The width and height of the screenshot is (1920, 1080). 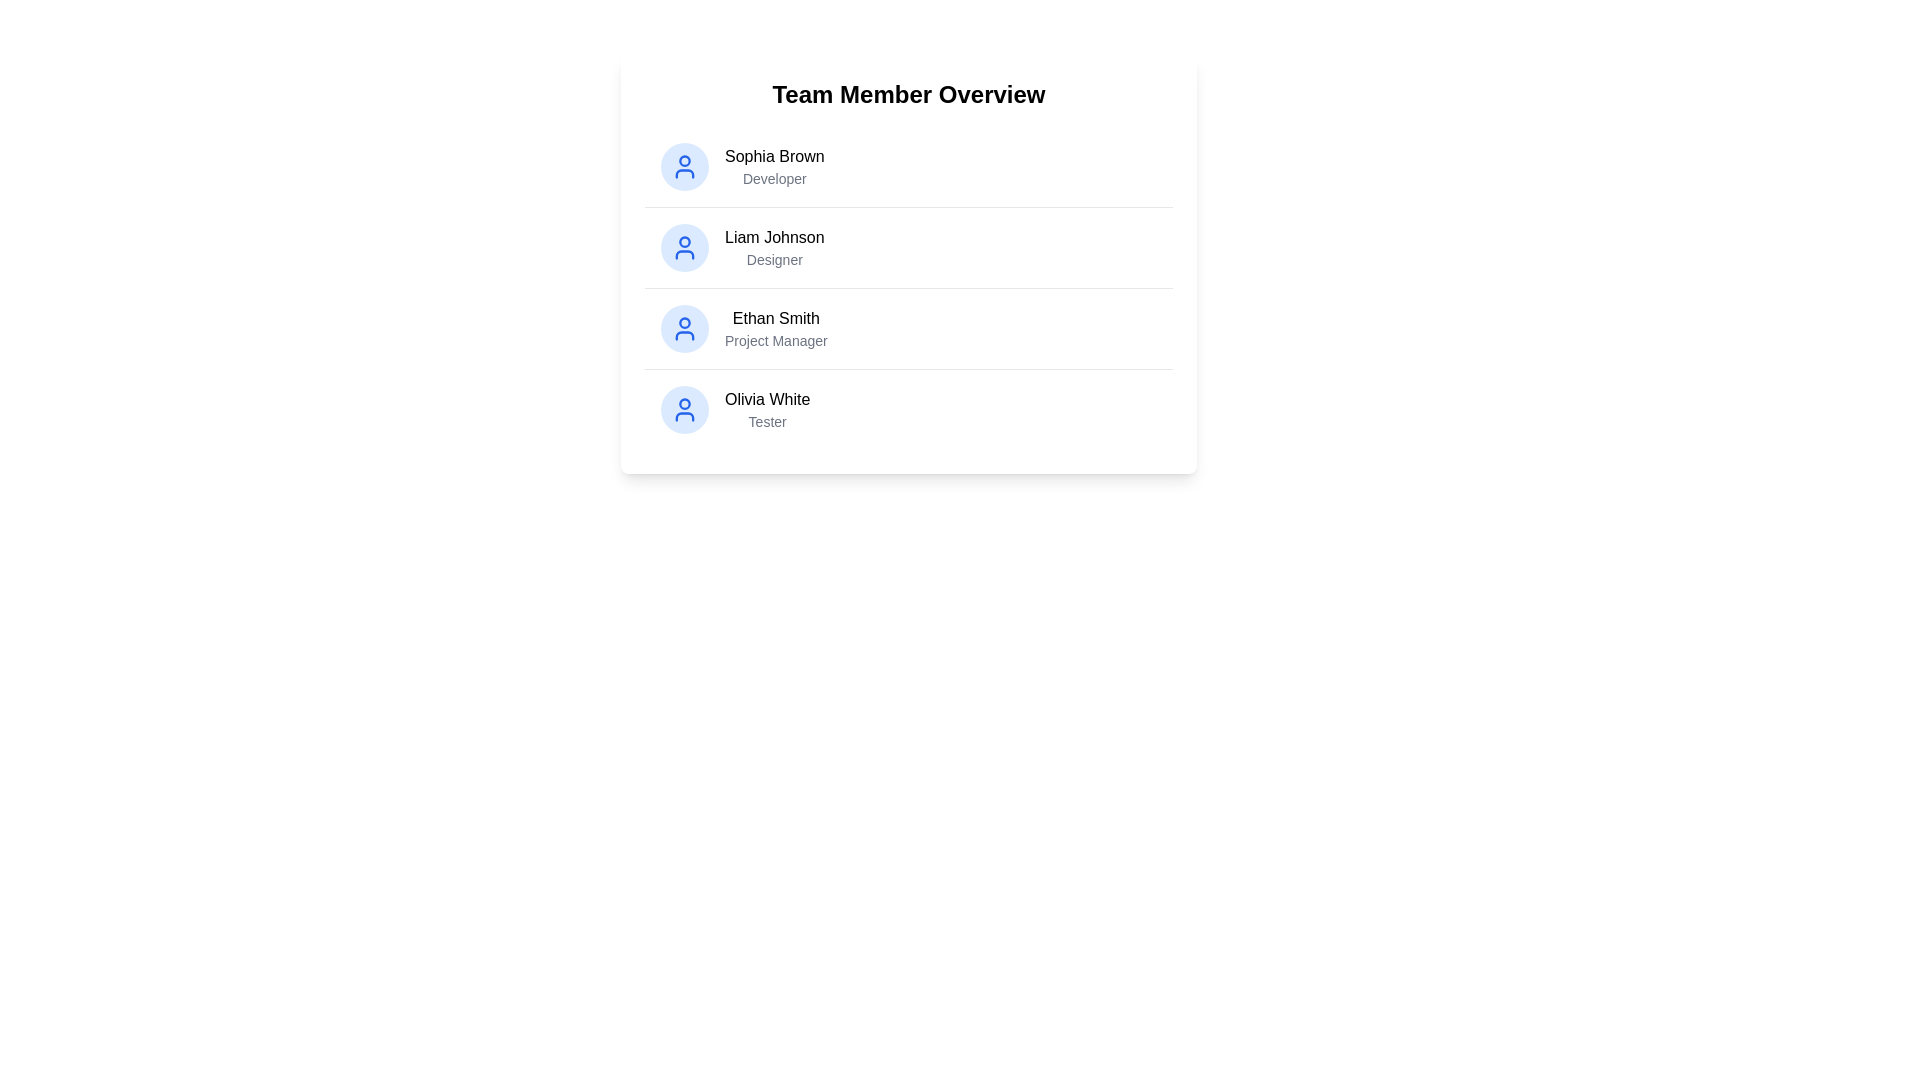 I want to click on the Circle inside the SVG icon representing the user avatar for Ethan Smith, Project Manager, located to the left of the name and role text, so click(x=685, y=322).